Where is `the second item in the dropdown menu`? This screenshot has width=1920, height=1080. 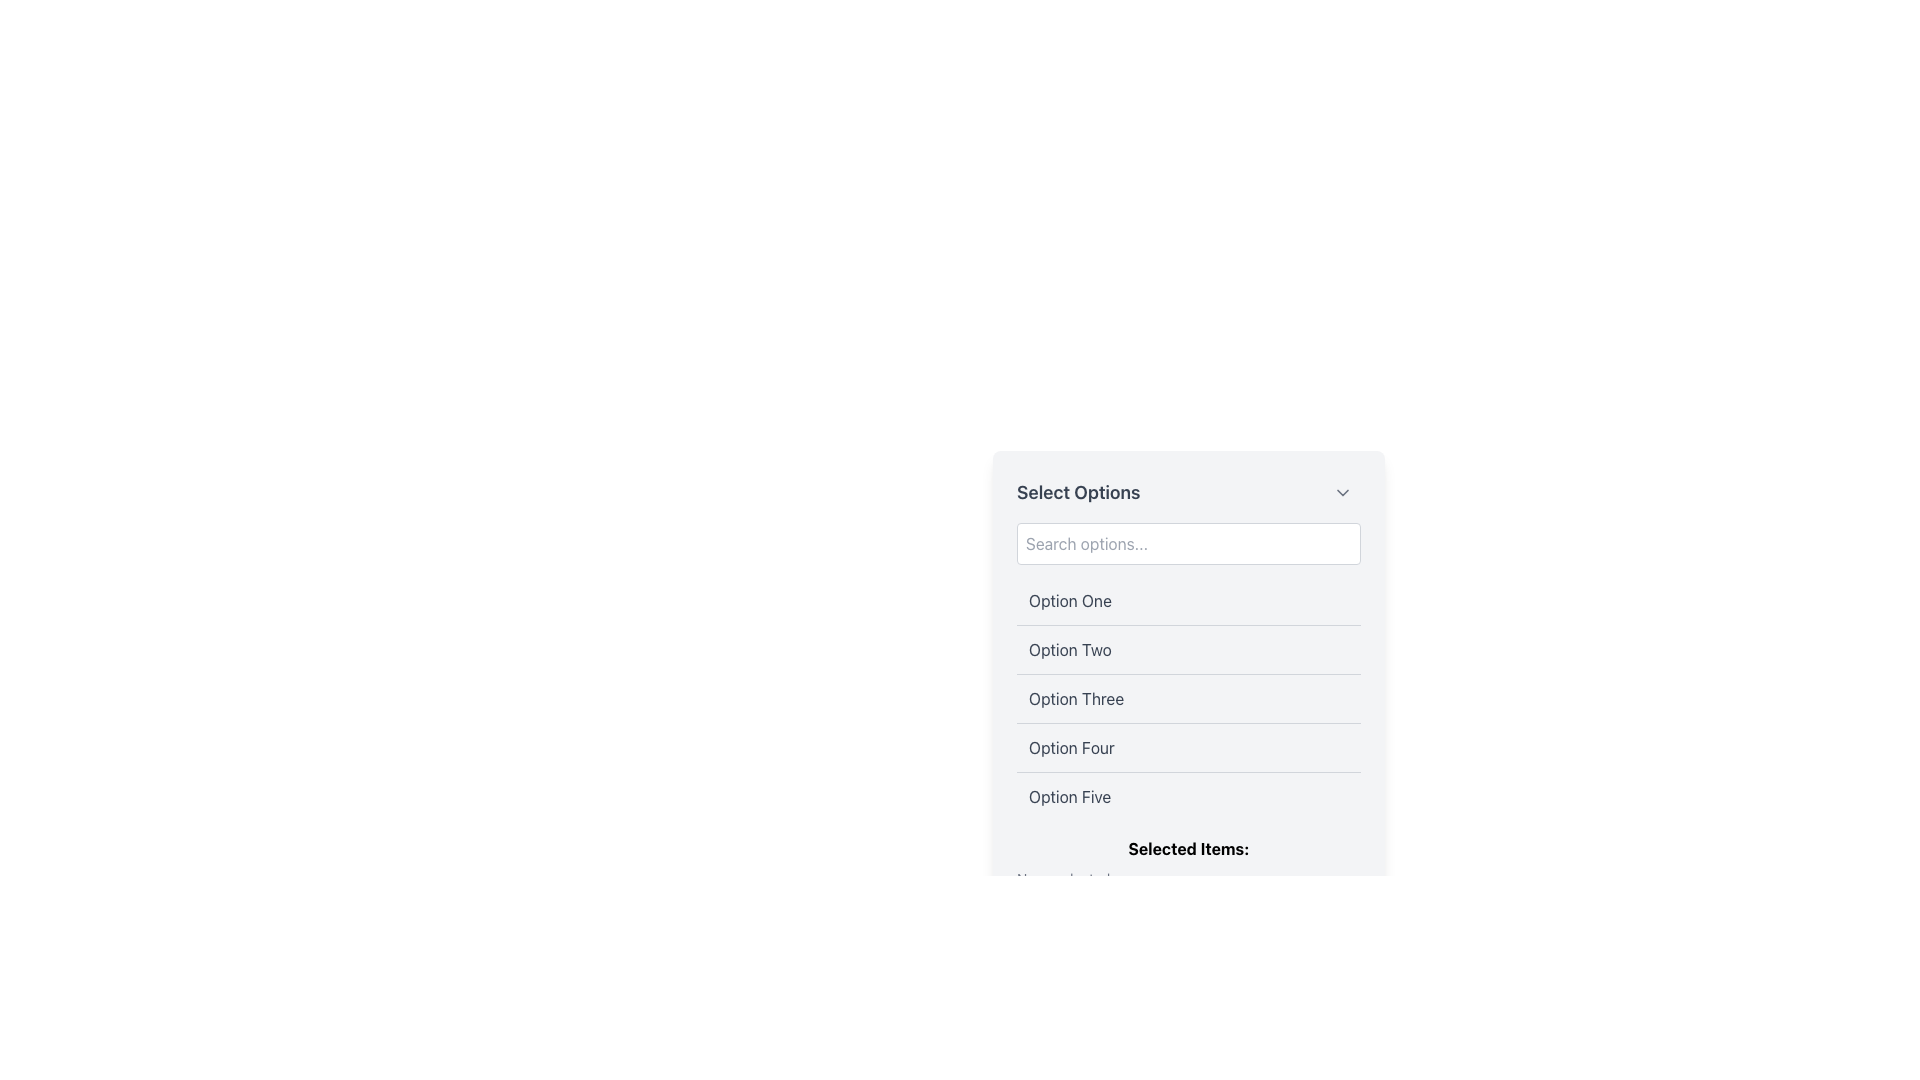 the second item in the dropdown menu is located at coordinates (1189, 651).